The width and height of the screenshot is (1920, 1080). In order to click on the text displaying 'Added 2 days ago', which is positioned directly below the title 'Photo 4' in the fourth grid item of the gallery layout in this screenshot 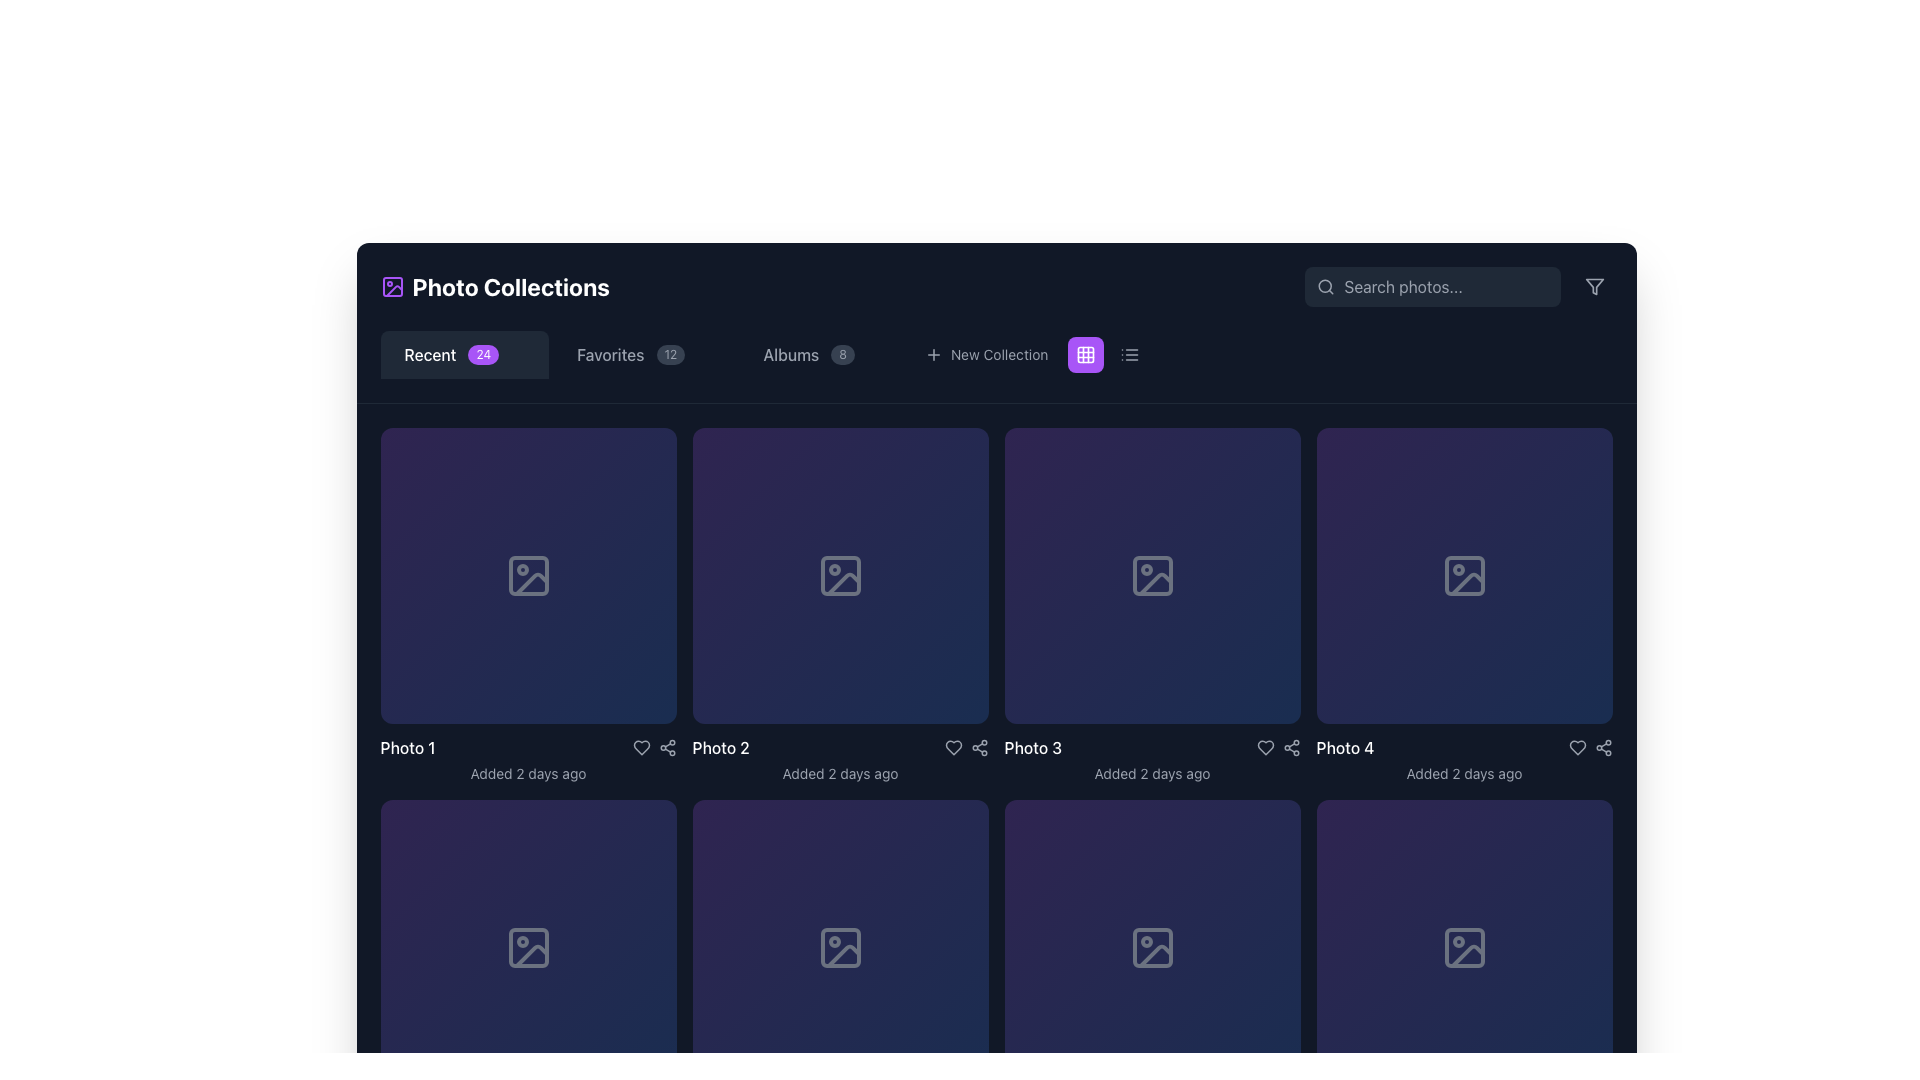, I will do `click(1464, 773)`.